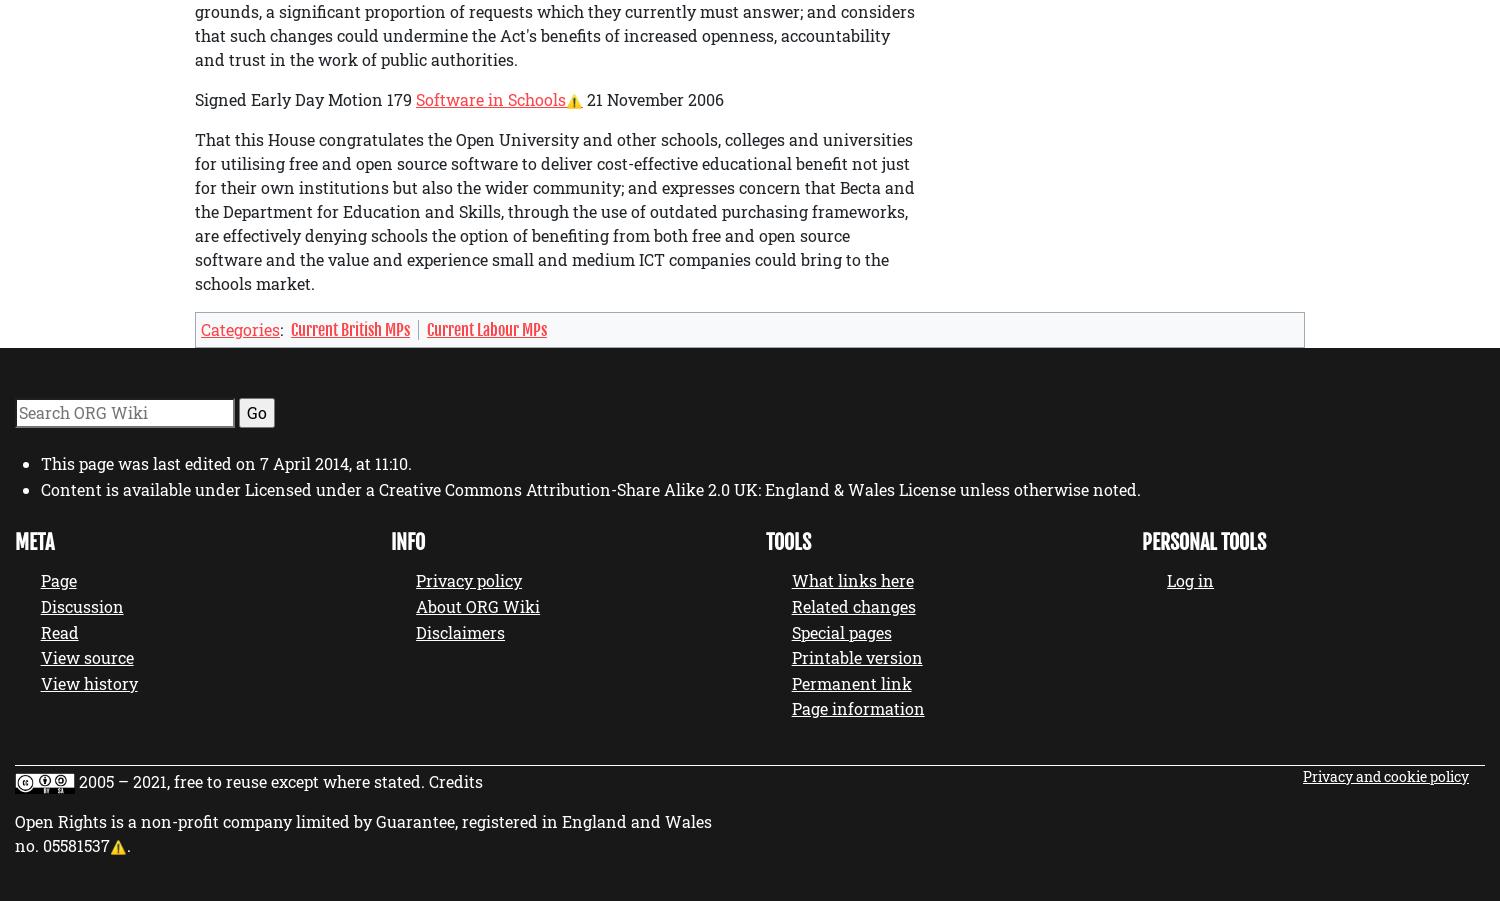  Describe the element at coordinates (85, 657) in the screenshot. I see `'View source'` at that location.